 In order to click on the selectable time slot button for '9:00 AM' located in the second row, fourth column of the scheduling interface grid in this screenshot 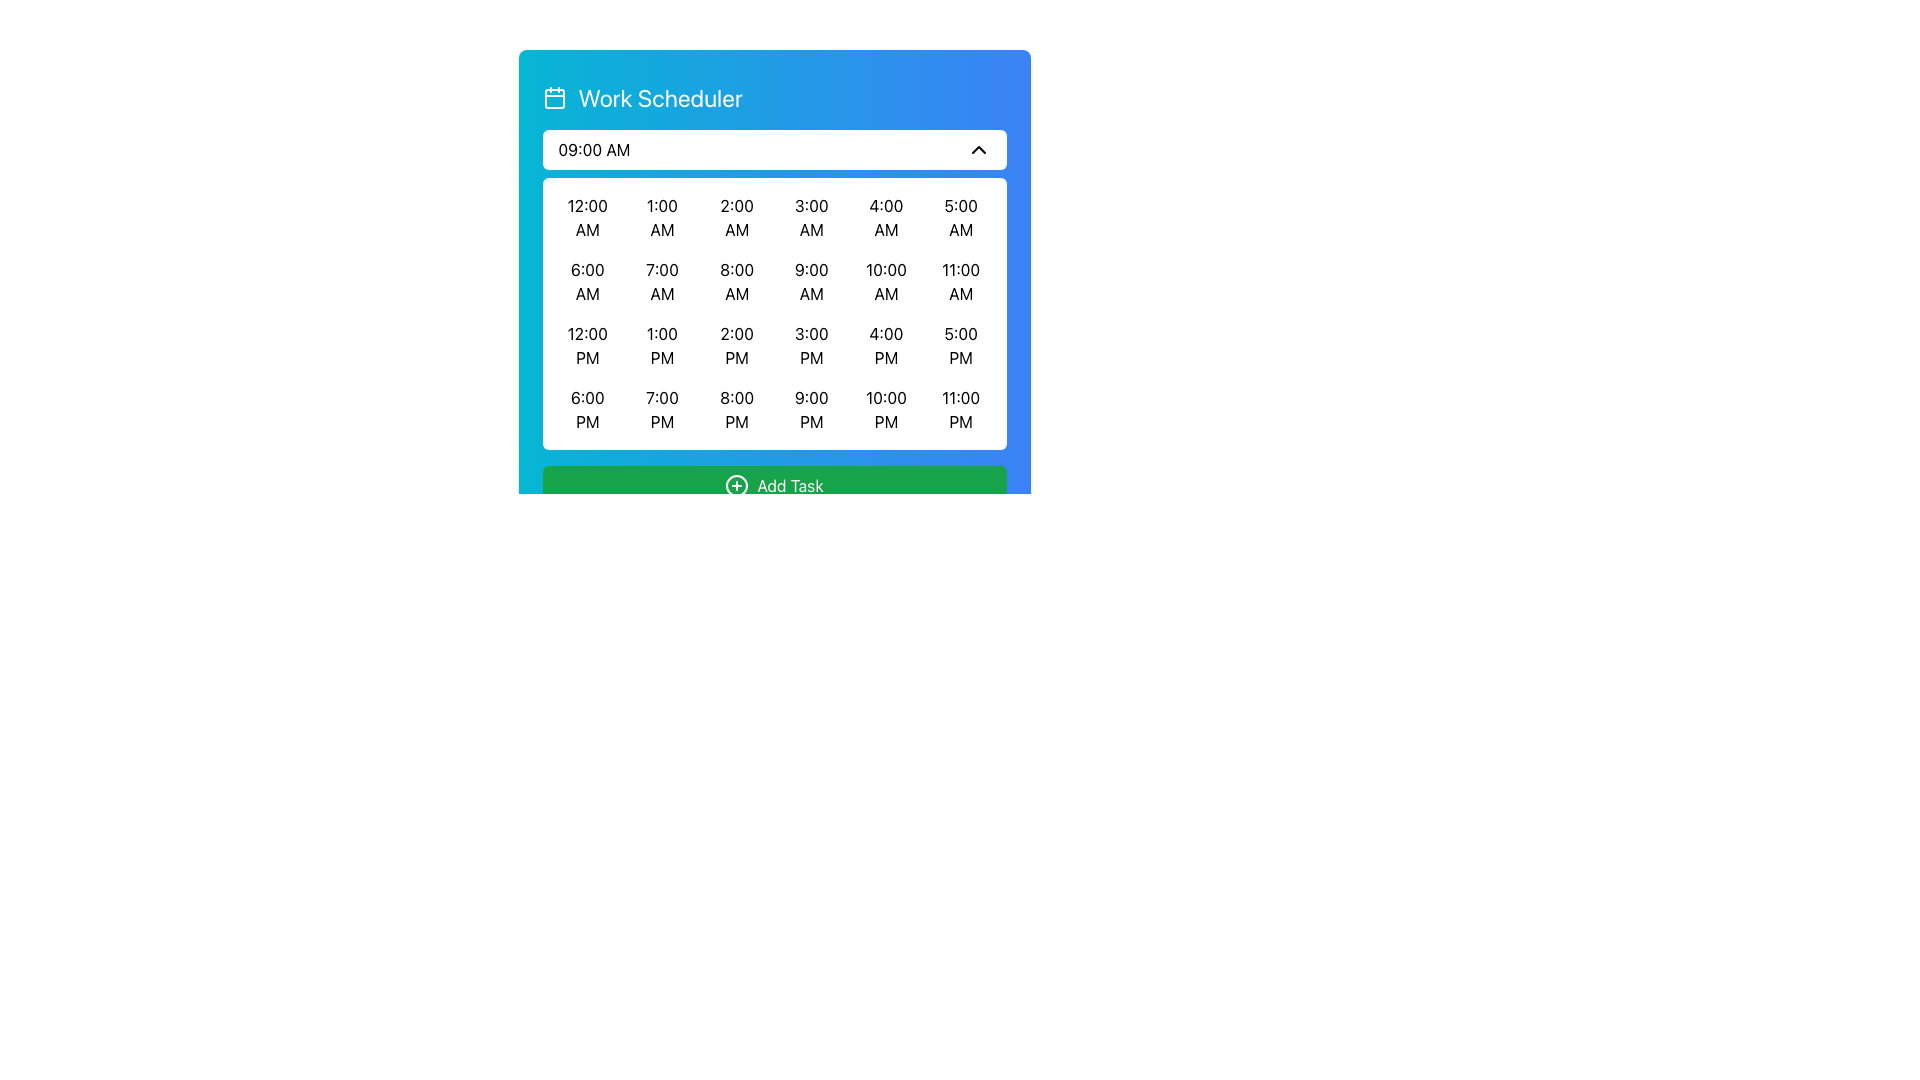, I will do `click(811, 281)`.